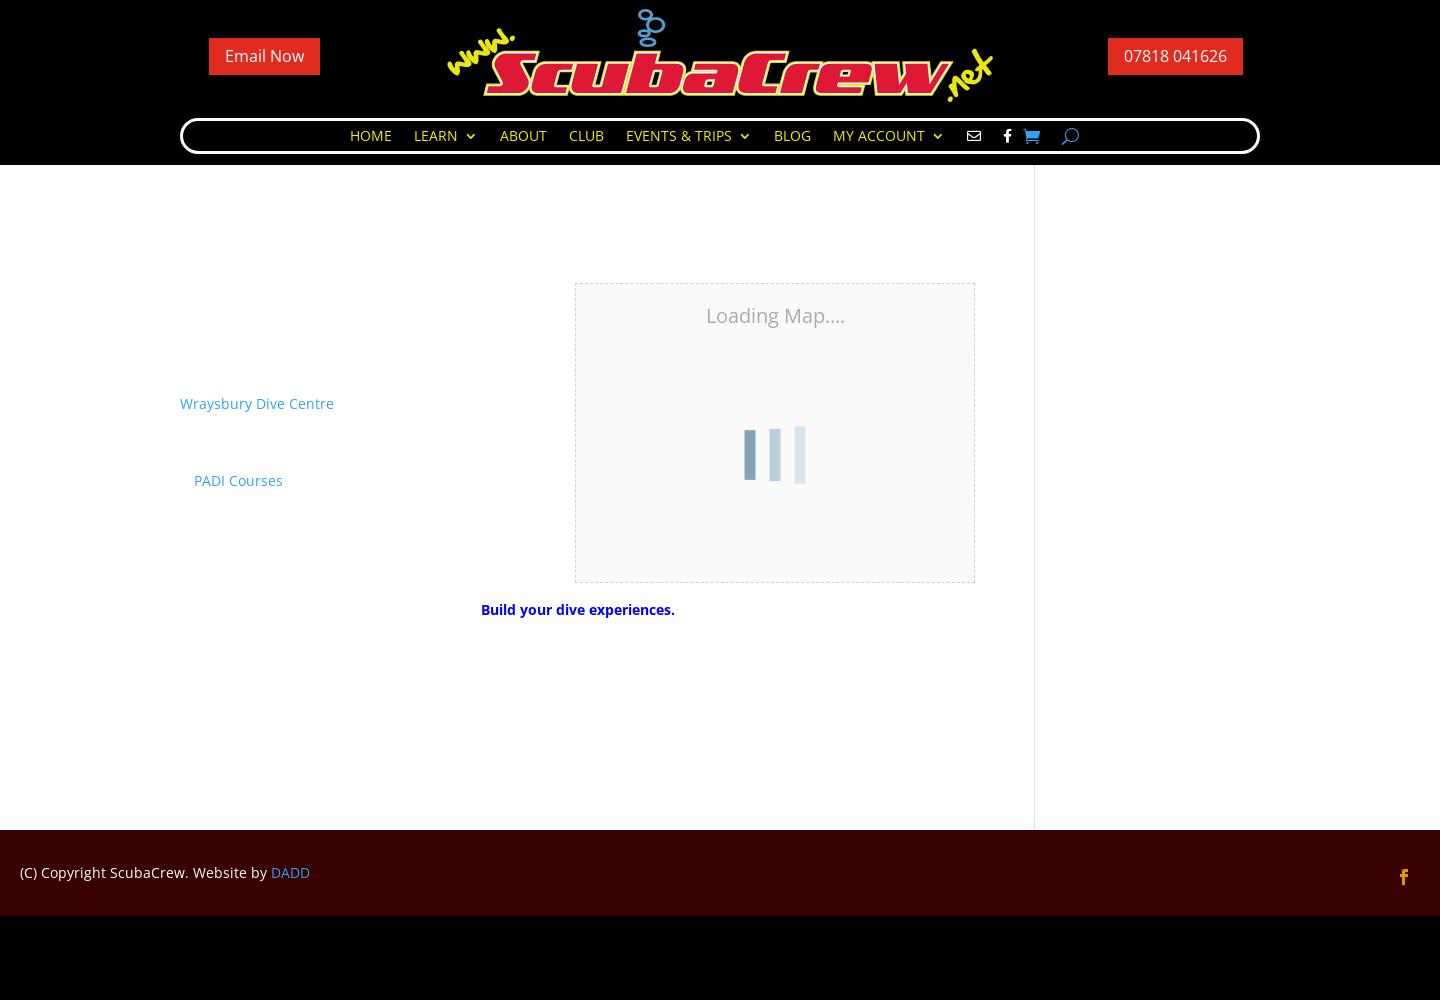  I want to click on 'Kids Scuba Parties', so click(723, 191).